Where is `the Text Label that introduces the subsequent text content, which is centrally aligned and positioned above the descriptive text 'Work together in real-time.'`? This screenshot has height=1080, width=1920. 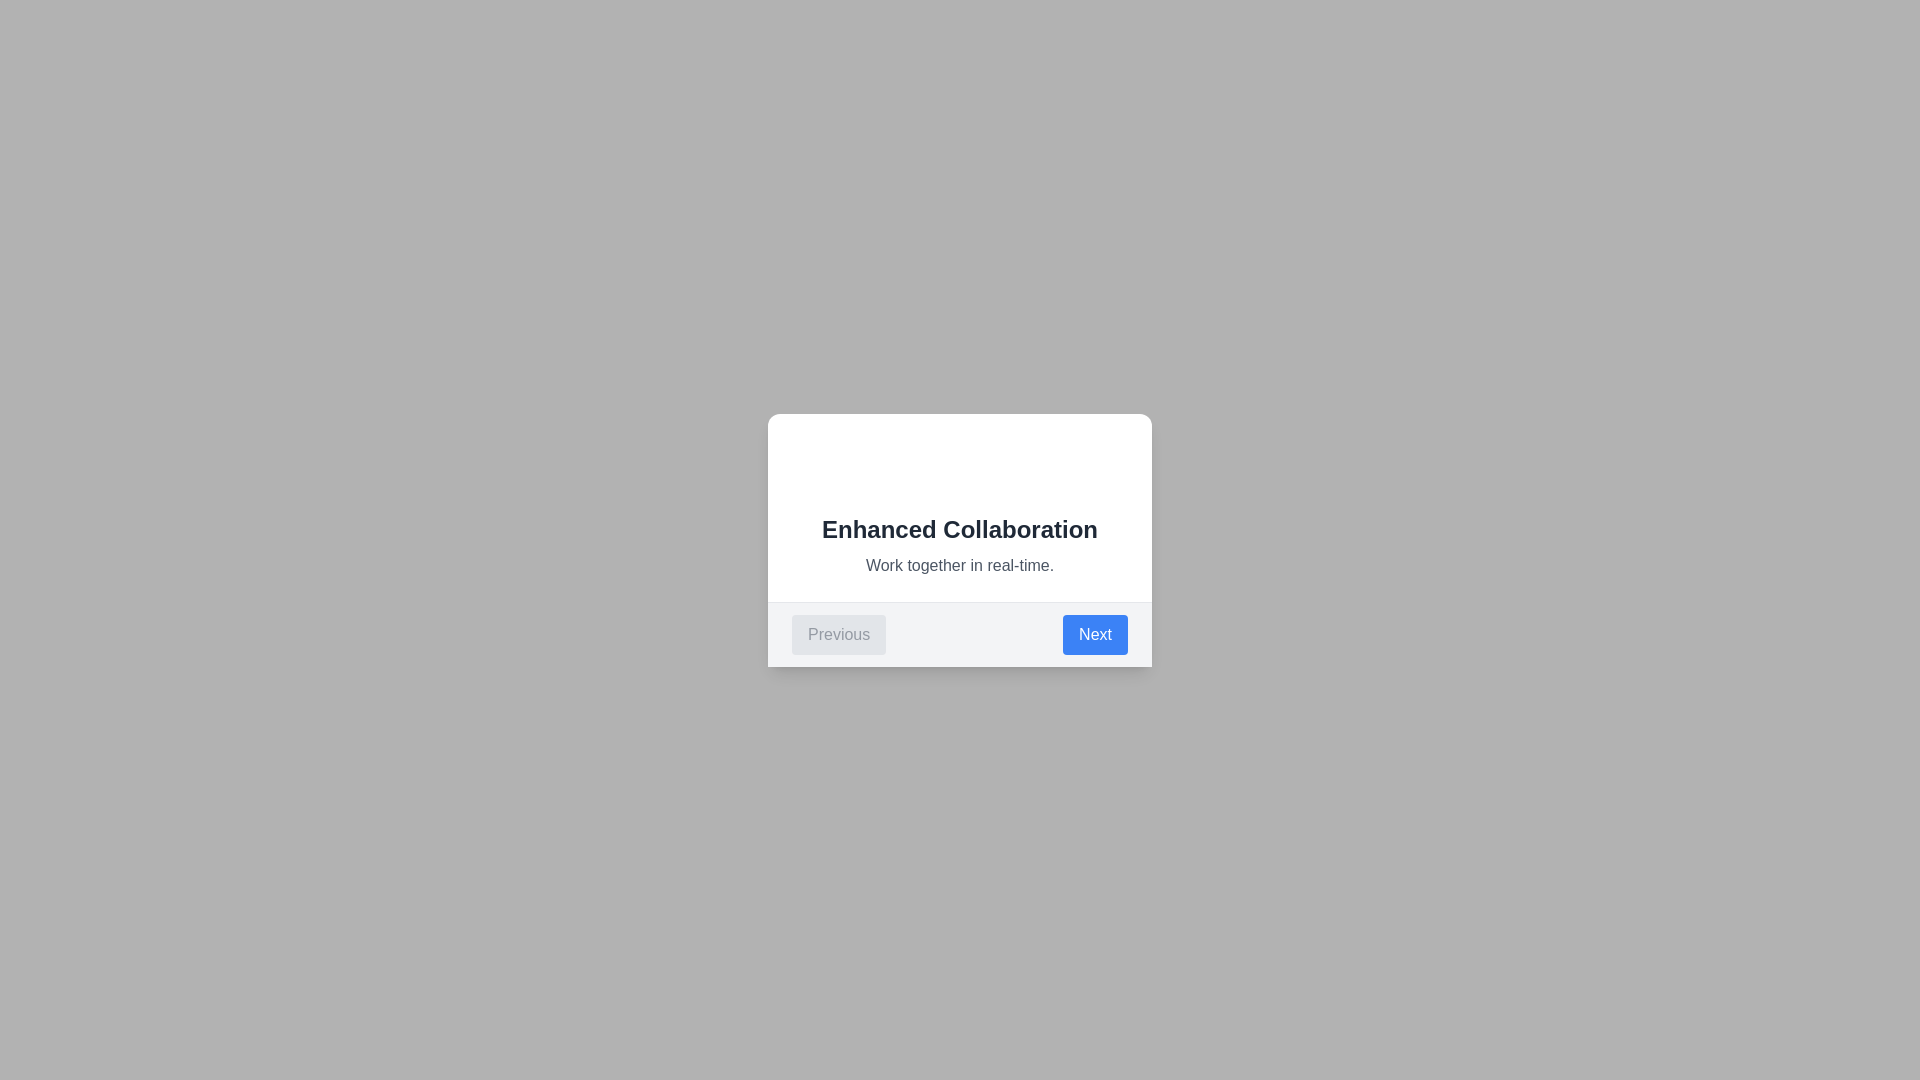
the Text Label that introduces the subsequent text content, which is centrally aligned and positioned above the descriptive text 'Work together in real-time.' is located at coordinates (960, 528).